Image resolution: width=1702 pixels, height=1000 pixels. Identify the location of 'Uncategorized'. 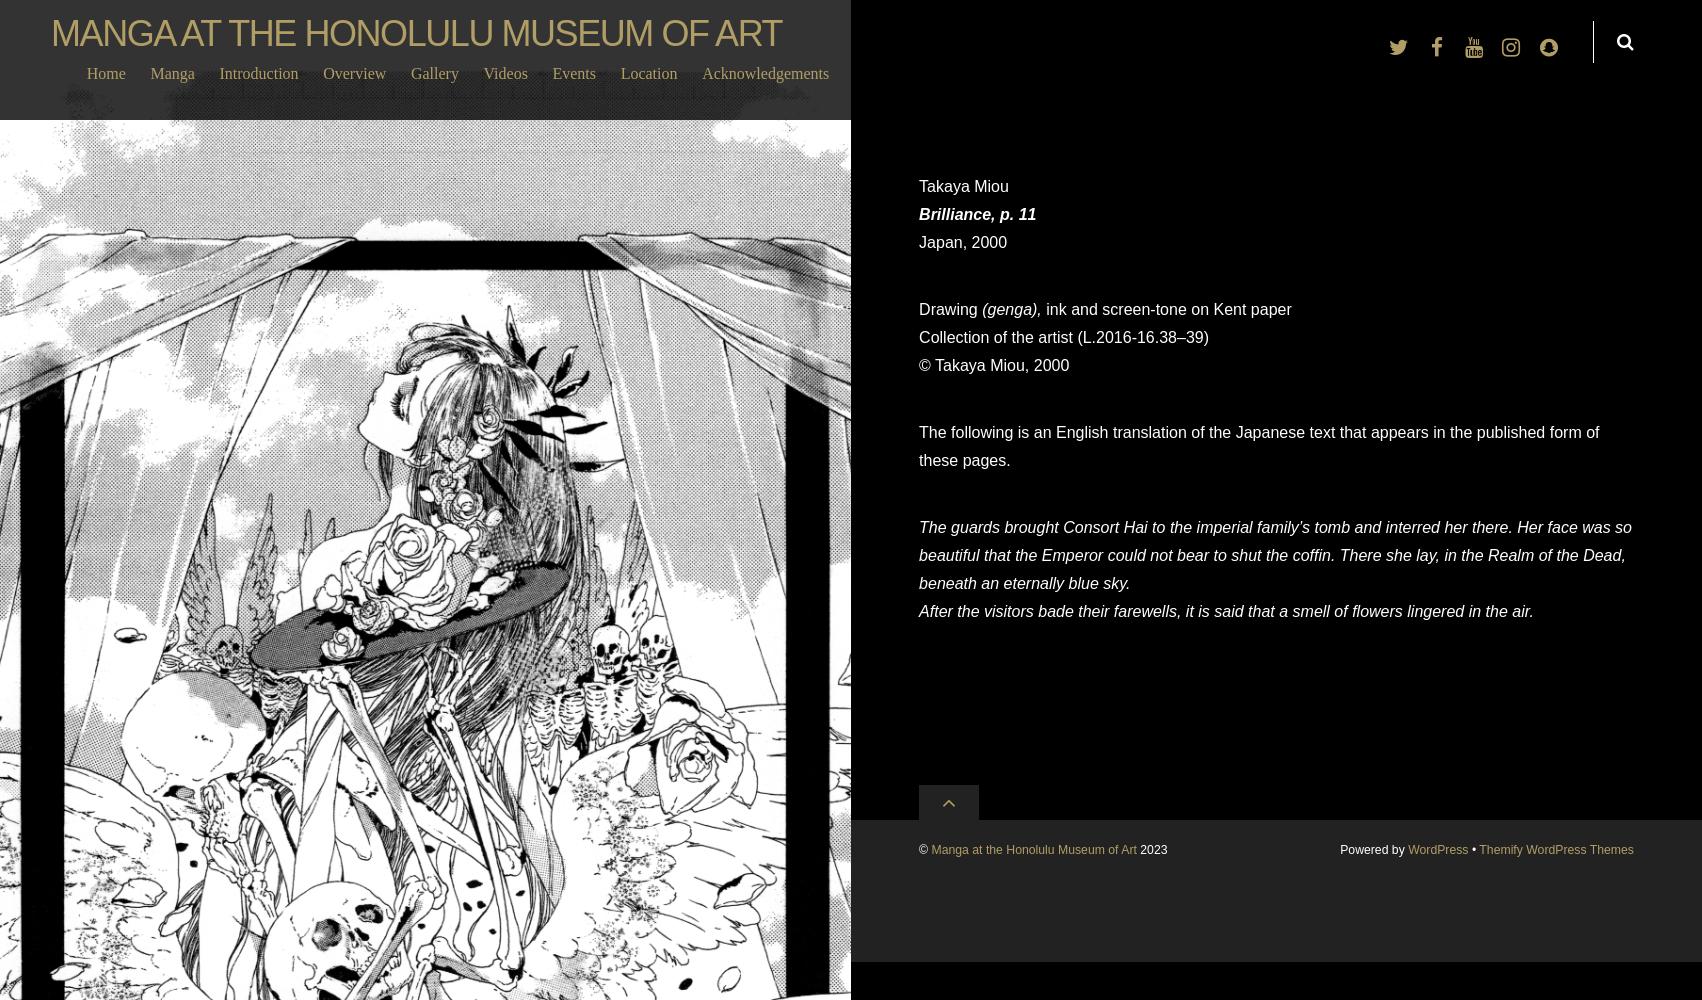
(424, 968).